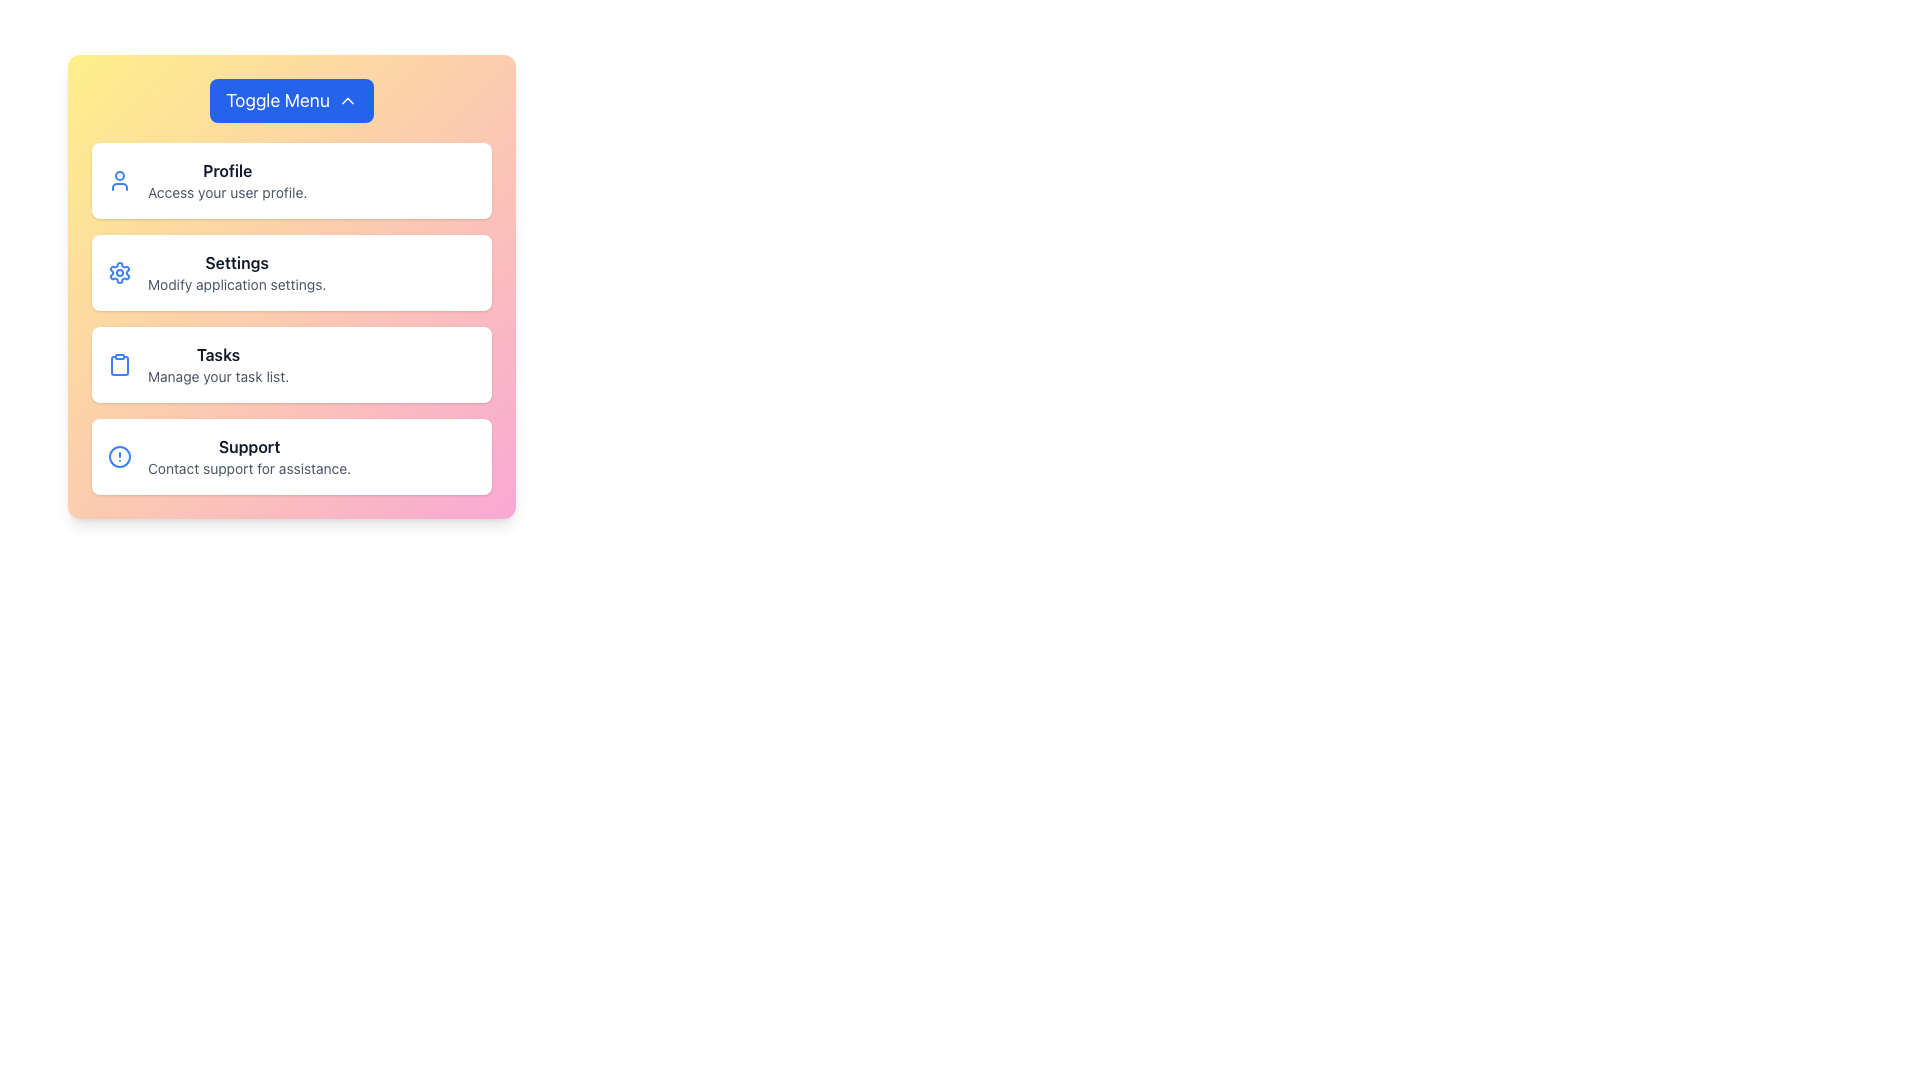 The image size is (1920, 1080). I want to click on the 'Tasks' menu icon, which visually represents the clipboard and is the third menu item in the user interface, so click(119, 366).